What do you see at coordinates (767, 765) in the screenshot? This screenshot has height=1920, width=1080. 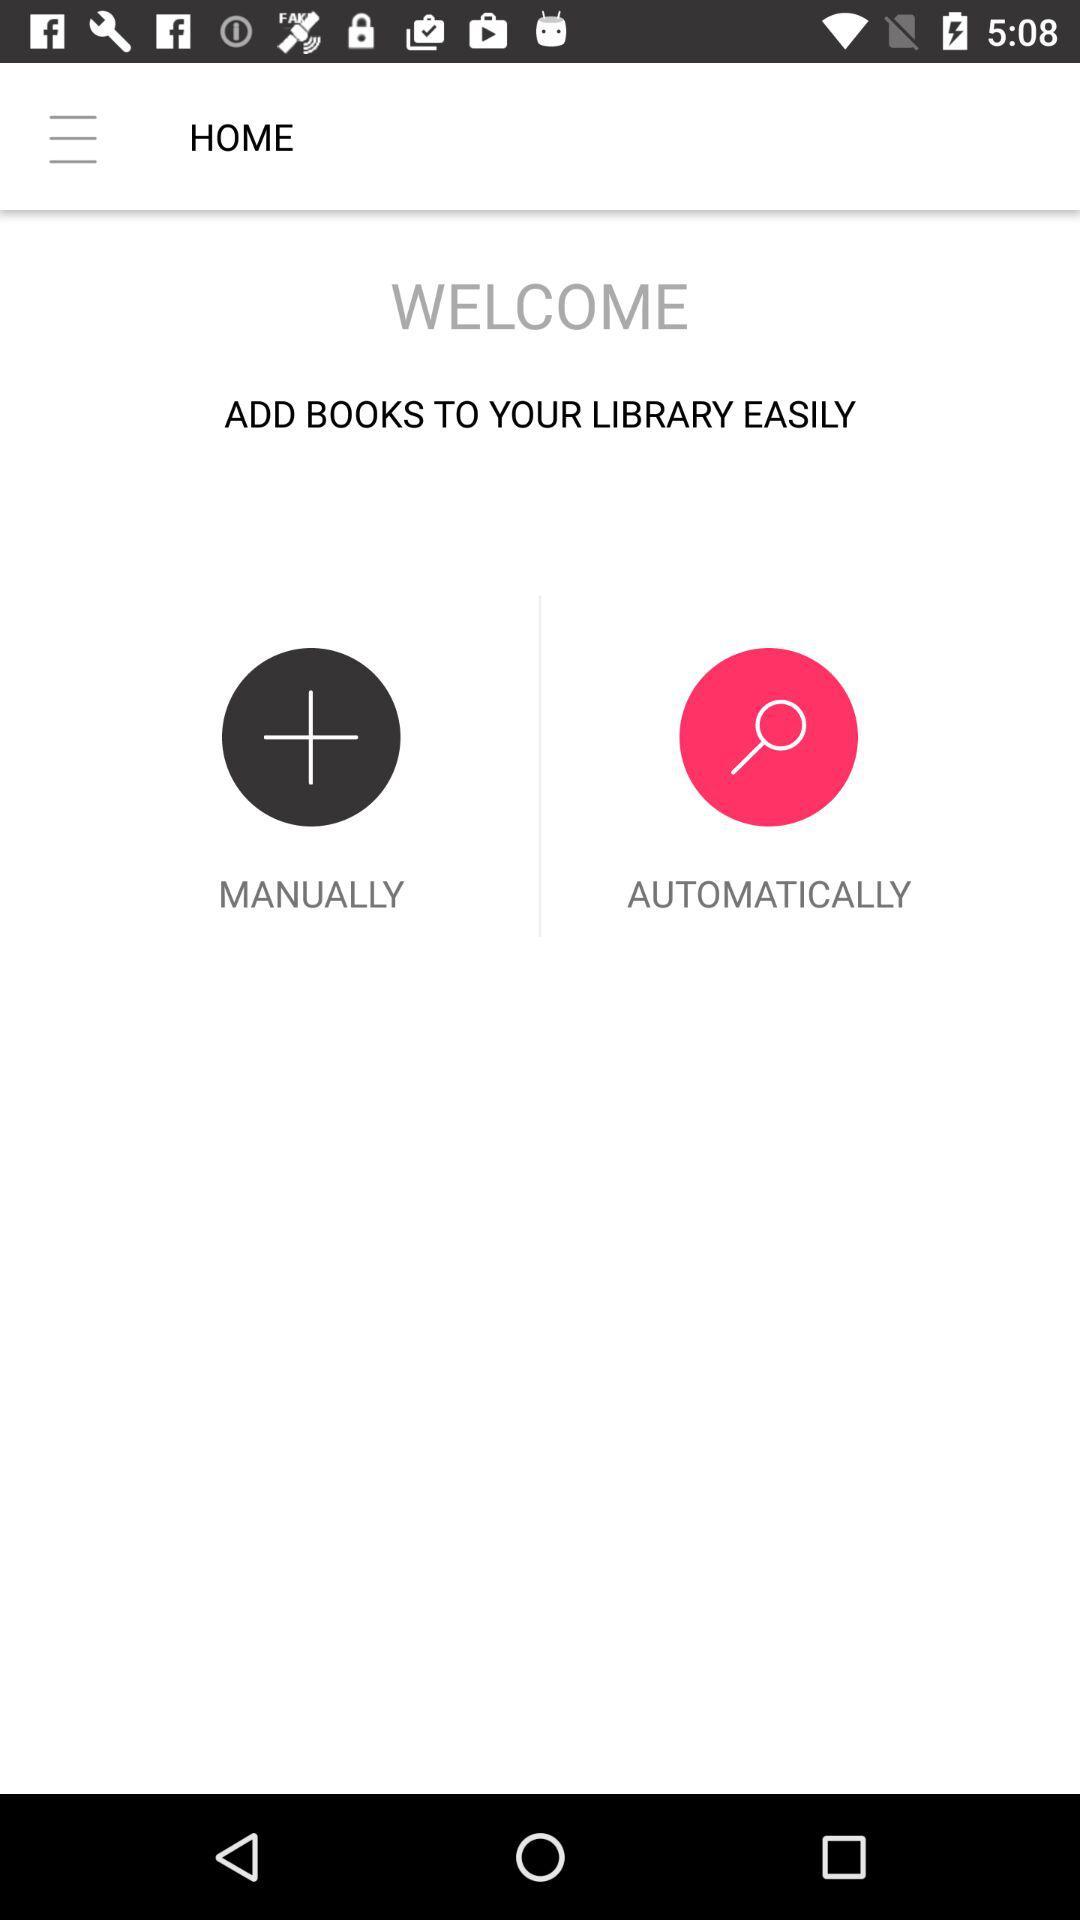 I see `the icon on the right` at bounding box center [767, 765].